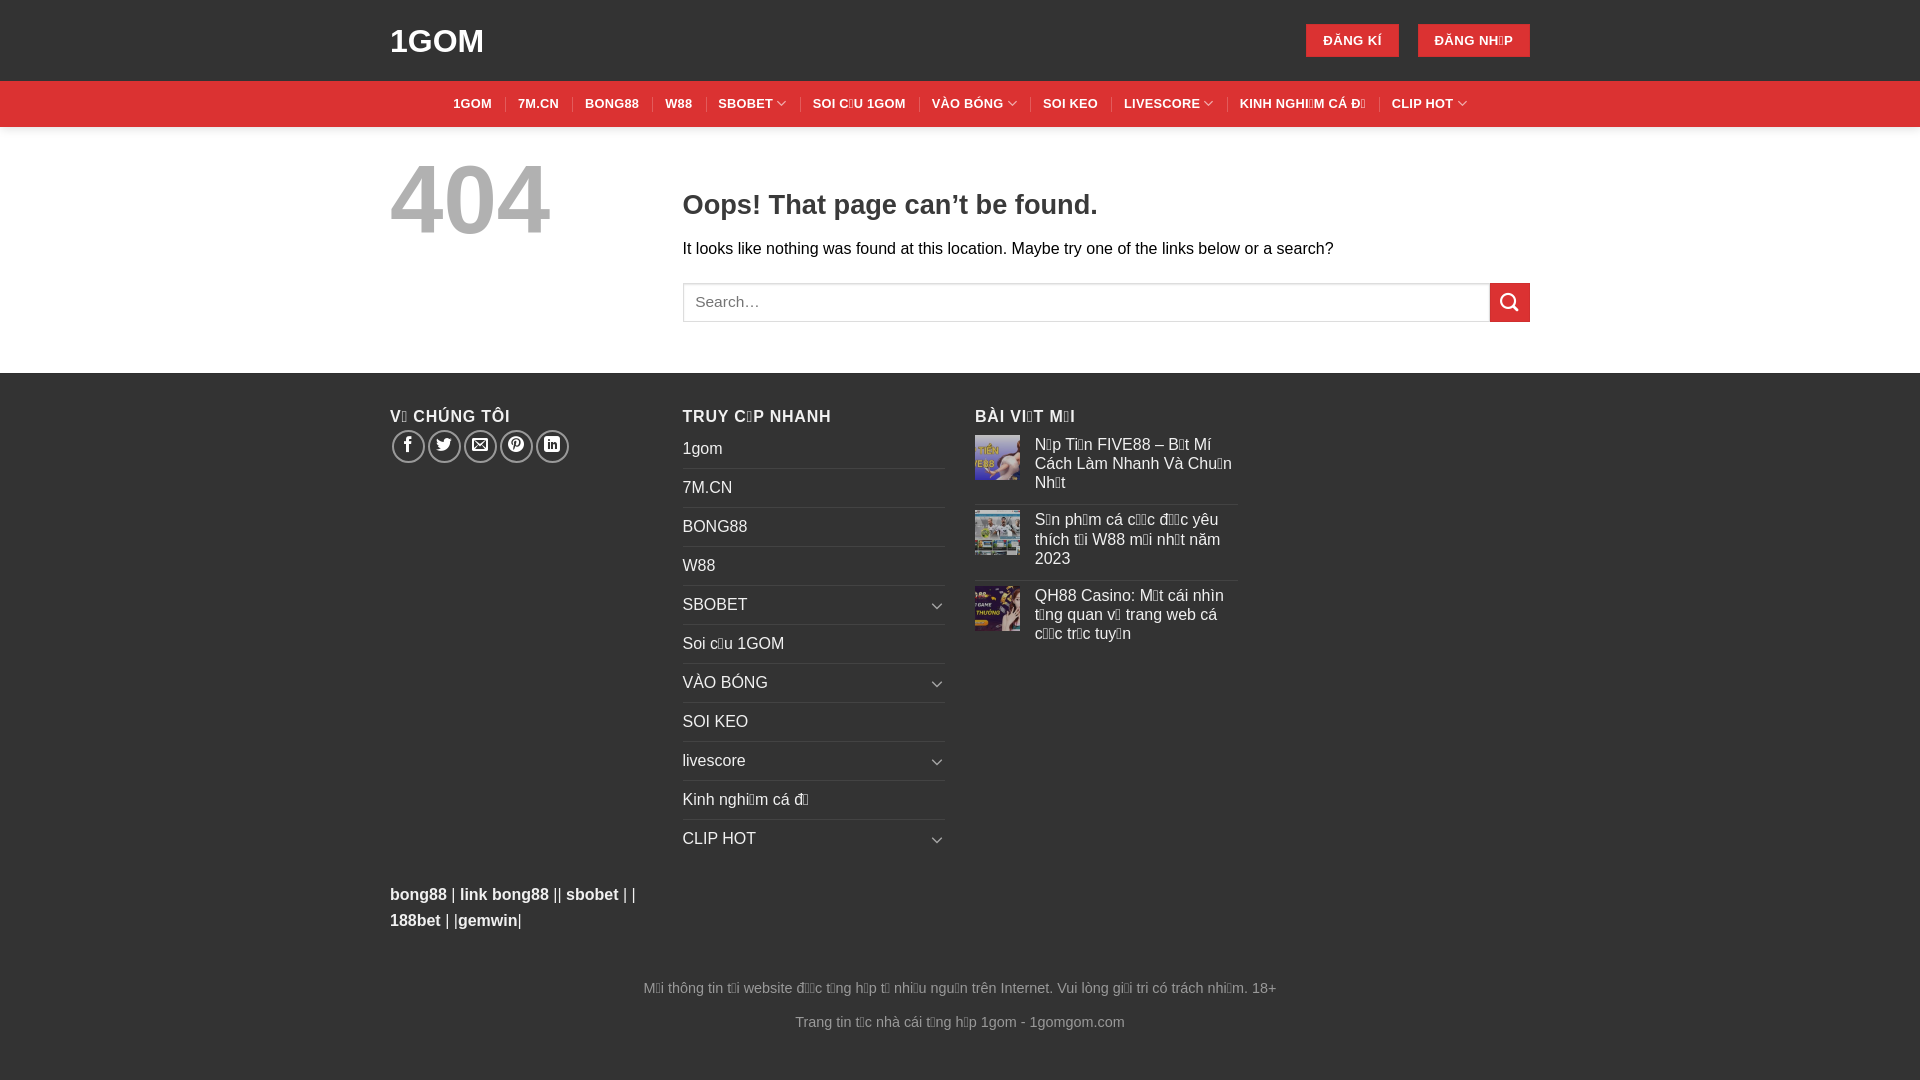 Image resolution: width=1920 pixels, height=1080 pixels. What do you see at coordinates (802, 839) in the screenshot?
I see `'CLIP HOT'` at bounding box center [802, 839].